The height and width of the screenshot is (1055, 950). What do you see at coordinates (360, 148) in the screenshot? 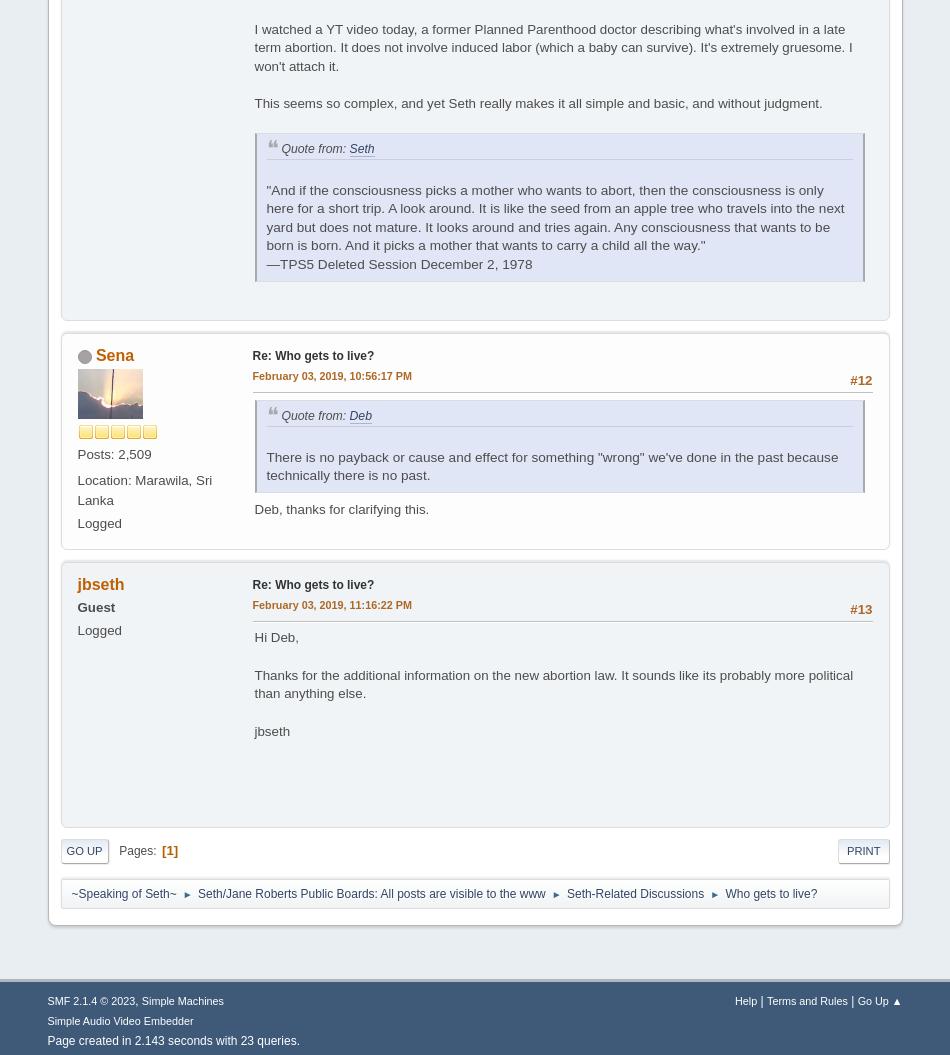
I see `'Seth'` at bounding box center [360, 148].